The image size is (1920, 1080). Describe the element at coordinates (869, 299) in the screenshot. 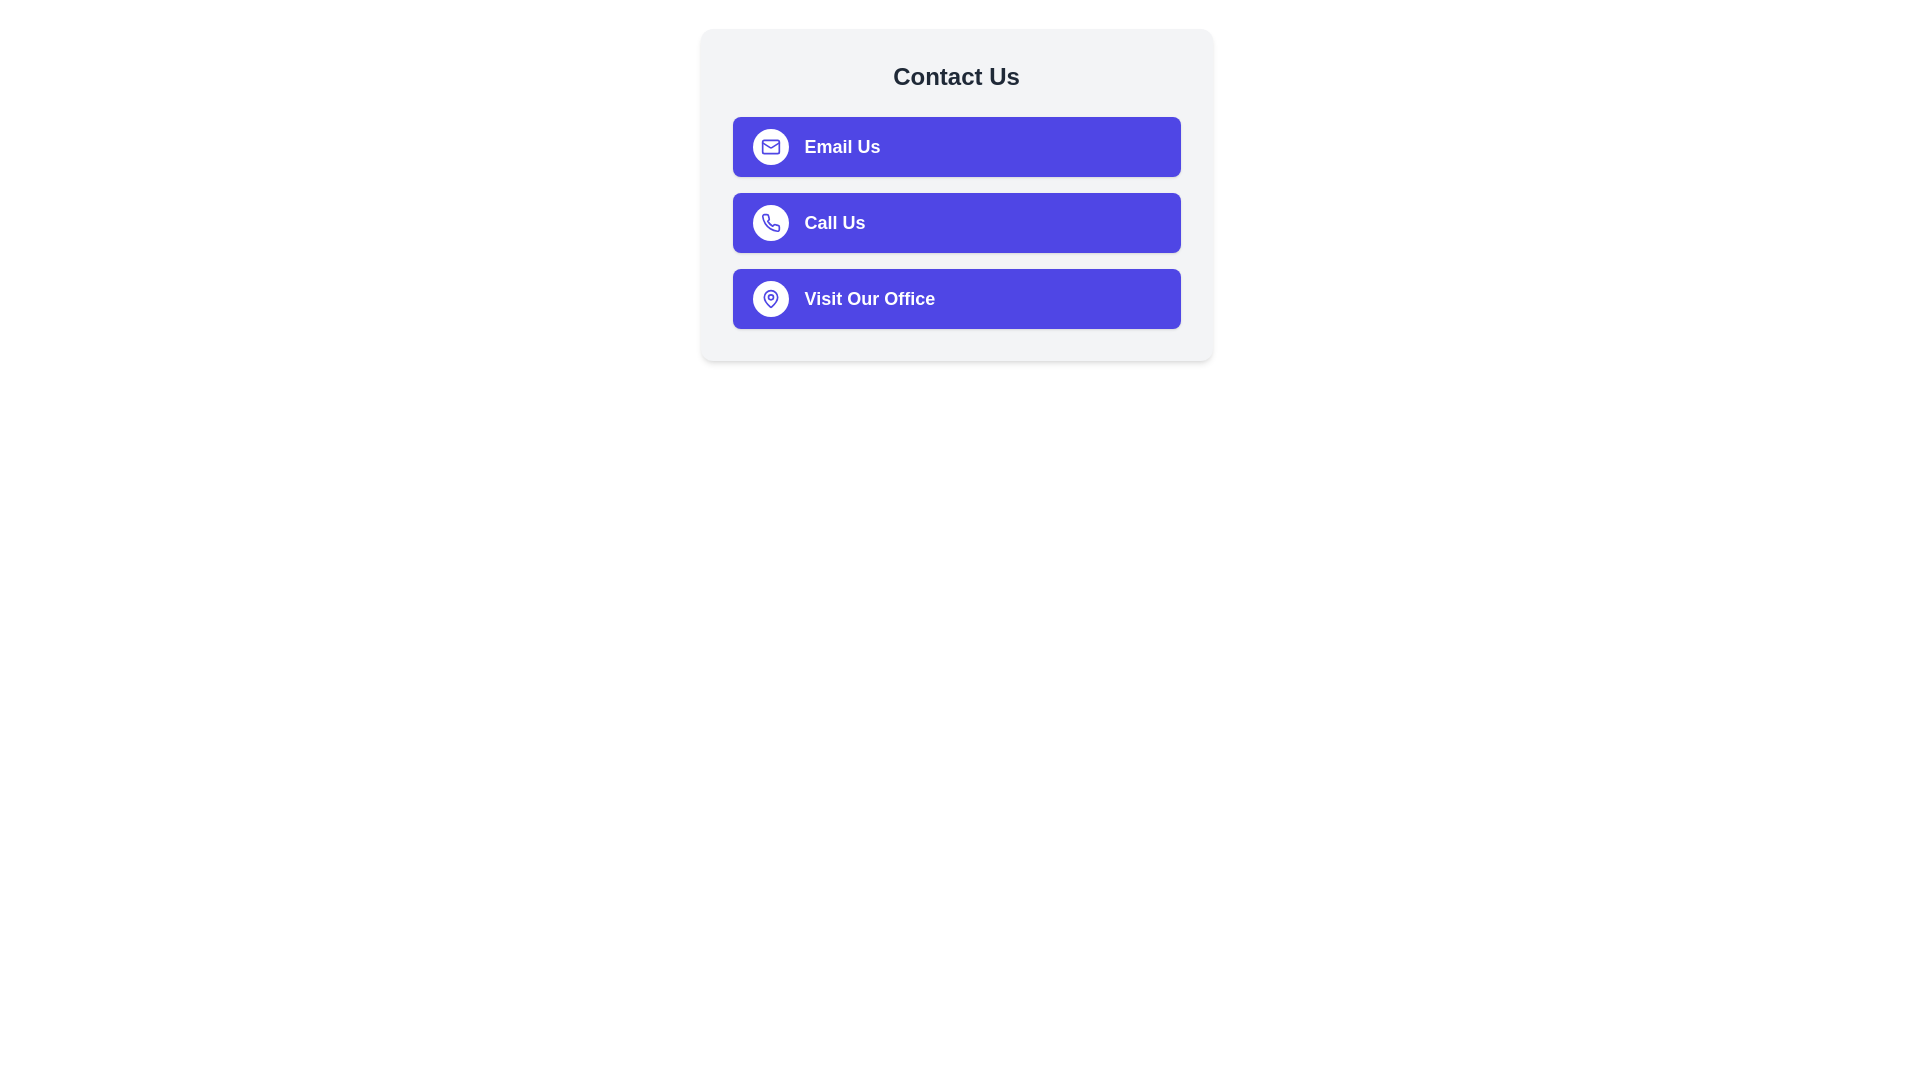

I see `text content of the label indicating the action of visiting the office, located within the third button of the vertically aligned list in the 'Contact Us' card` at that location.